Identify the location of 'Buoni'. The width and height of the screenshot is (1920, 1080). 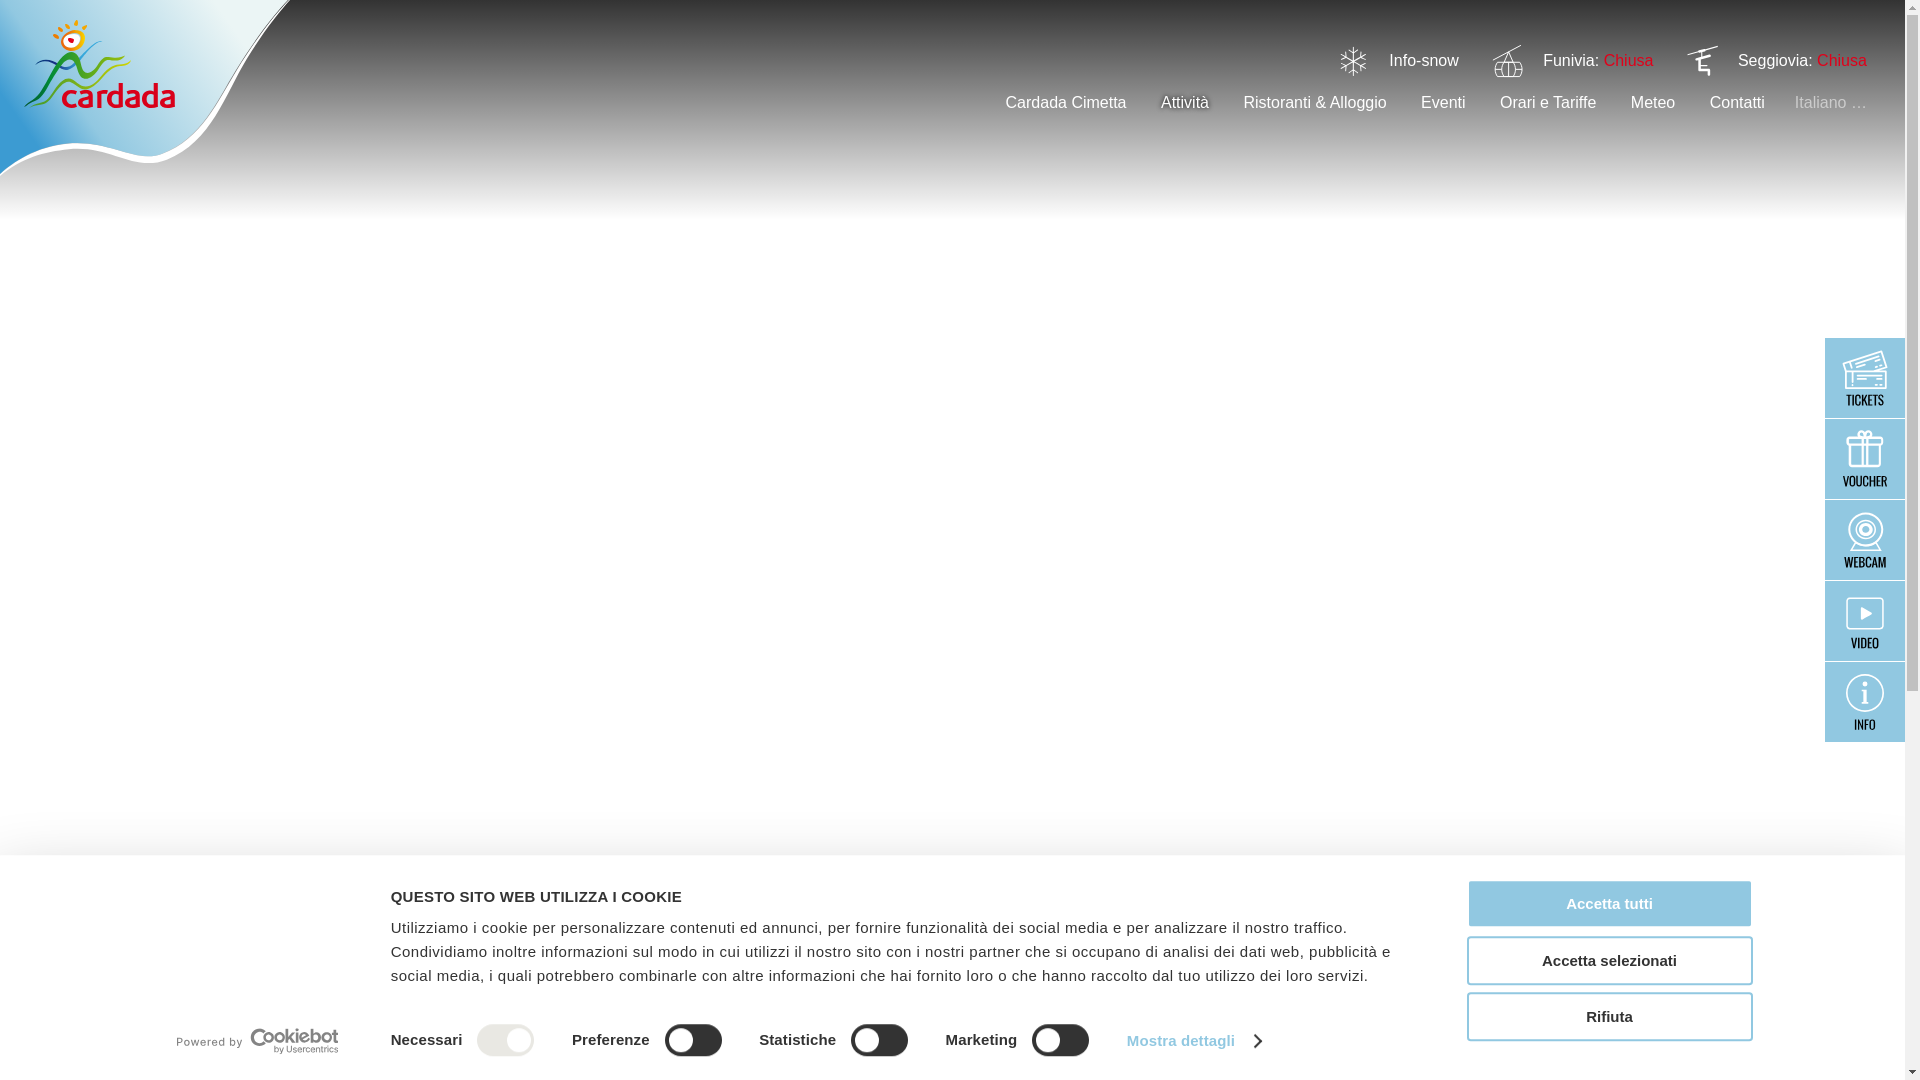
(1864, 459).